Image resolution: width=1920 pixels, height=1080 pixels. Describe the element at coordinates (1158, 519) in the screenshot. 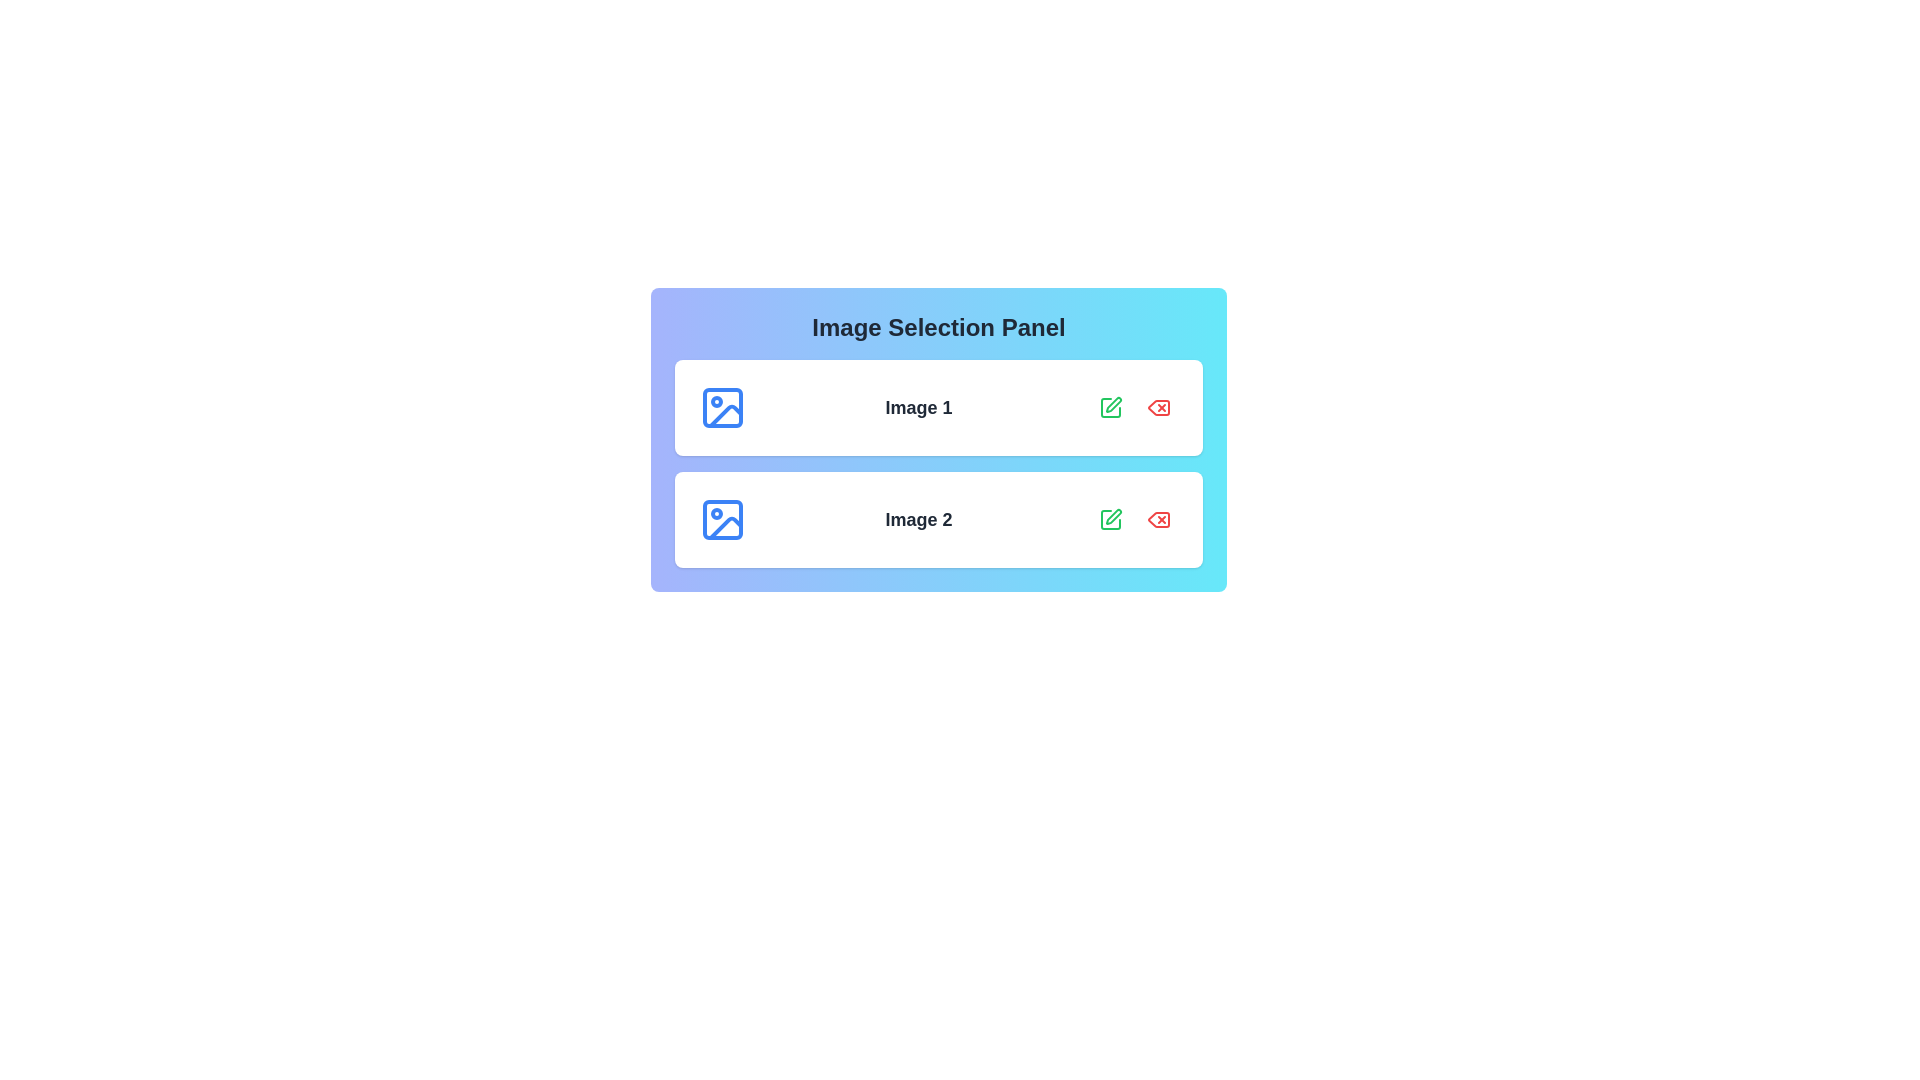

I see `the red delete icon button resembling a cross ('X') in the Image Selection Panel, which is located to the far right of the 'Image 2' label` at that location.